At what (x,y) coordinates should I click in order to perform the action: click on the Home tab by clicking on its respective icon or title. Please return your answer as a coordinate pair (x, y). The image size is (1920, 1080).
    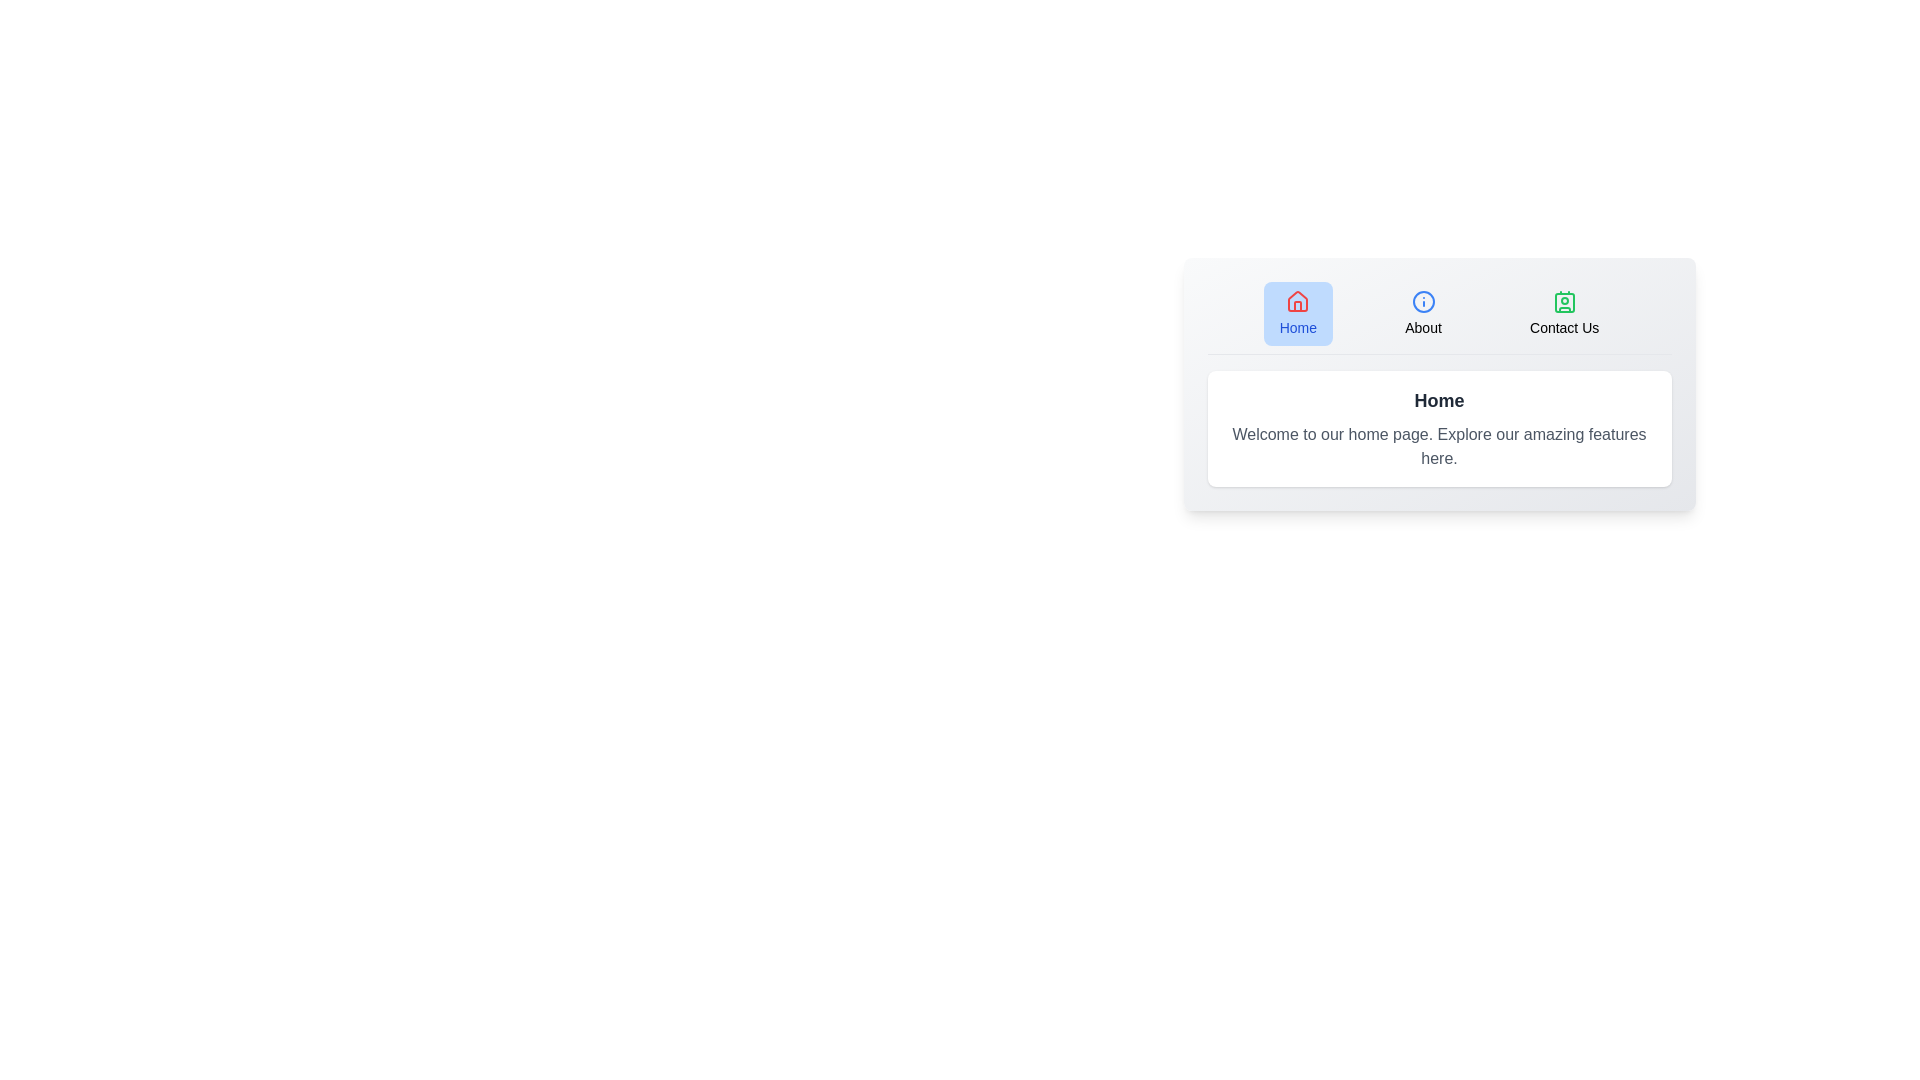
    Looking at the image, I should click on (1298, 313).